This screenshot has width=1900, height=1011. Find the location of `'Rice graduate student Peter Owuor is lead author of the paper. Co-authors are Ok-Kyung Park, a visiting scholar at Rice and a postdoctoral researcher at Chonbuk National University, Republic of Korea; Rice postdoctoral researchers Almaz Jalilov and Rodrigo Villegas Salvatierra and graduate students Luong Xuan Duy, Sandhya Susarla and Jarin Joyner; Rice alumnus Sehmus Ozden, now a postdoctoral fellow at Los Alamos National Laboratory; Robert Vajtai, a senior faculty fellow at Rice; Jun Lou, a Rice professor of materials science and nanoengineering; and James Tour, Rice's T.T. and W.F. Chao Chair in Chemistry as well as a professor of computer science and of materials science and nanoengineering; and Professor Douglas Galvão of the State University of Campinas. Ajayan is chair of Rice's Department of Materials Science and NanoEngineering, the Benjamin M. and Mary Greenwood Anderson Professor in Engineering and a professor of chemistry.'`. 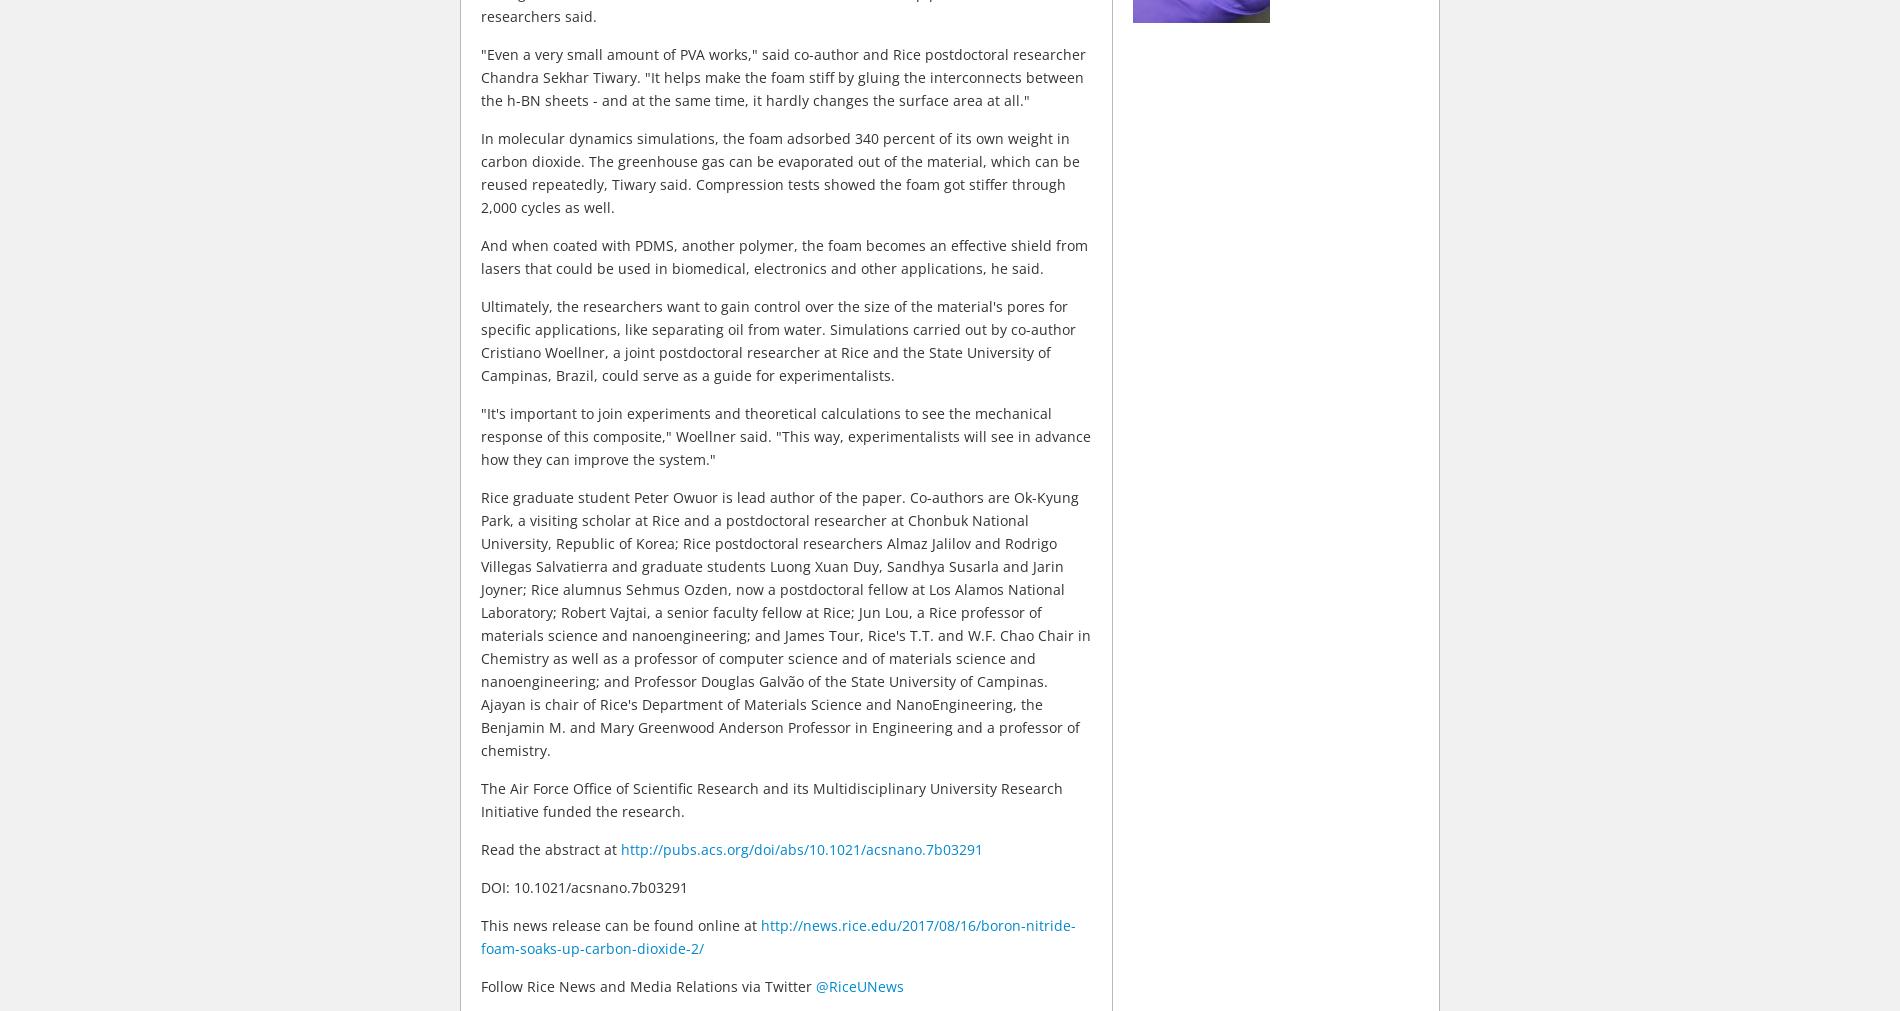

'Rice graduate student Peter Owuor is lead author of the paper. Co-authors are Ok-Kyung Park, a visiting scholar at Rice and a postdoctoral researcher at Chonbuk National University, Republic of Korea; Rice postdoctoral researchers Almaz Jalilov and Rodrigo Villegas Salvatierra and graduate students Luong Xuan Duy, Sandhya Susarla and Jarin Joyner; Rice alumnus Sehmus Ozden, now a postdoctoral fellow at Los Alamos National Laboratory; Robert Vajtai, a senior faculty fellow at Rice; Jun Lou, a Rice professor of materials science and nanoengineering; and James Tour, Rice's T.T. and W.F. Chao Chair in Chemistry as well as a professor of computer science and of materials science and nanoengineering; and Professor Douglas Galvão of the State University of Campinas. Ajayan is chair of Rice's Department of Materials Science and NanoEngineering, the Benjamin M. and Mary Greenwood Anderson Professor in Engineering and a professor of chemistry.' is located at coordinates (785, 622).